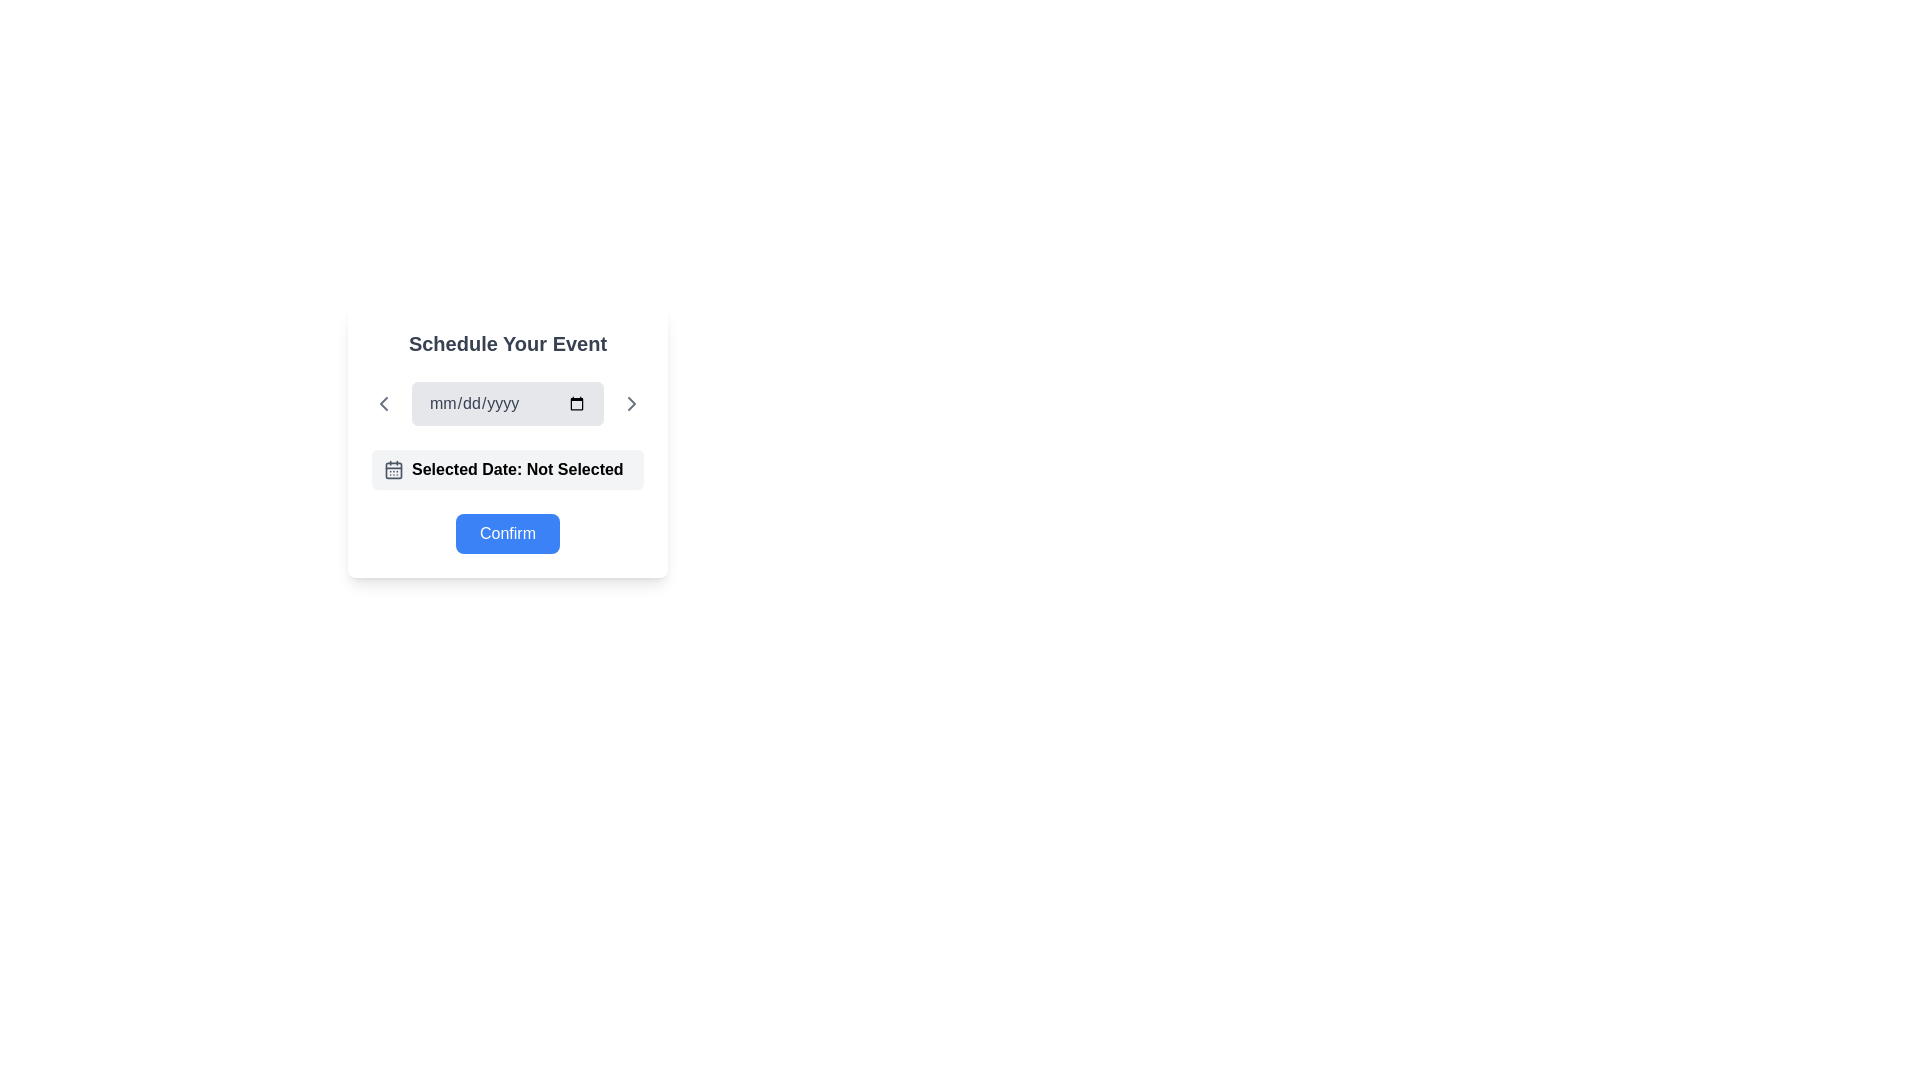 The width and height of the screenshot is (1920, 1080). What do you see at coordinates (393, 470) in the screenshot?
I see `the gray calendar icon located to the left of the text 'Selected Date: Not Selected'` at bounding box center [393, 470].